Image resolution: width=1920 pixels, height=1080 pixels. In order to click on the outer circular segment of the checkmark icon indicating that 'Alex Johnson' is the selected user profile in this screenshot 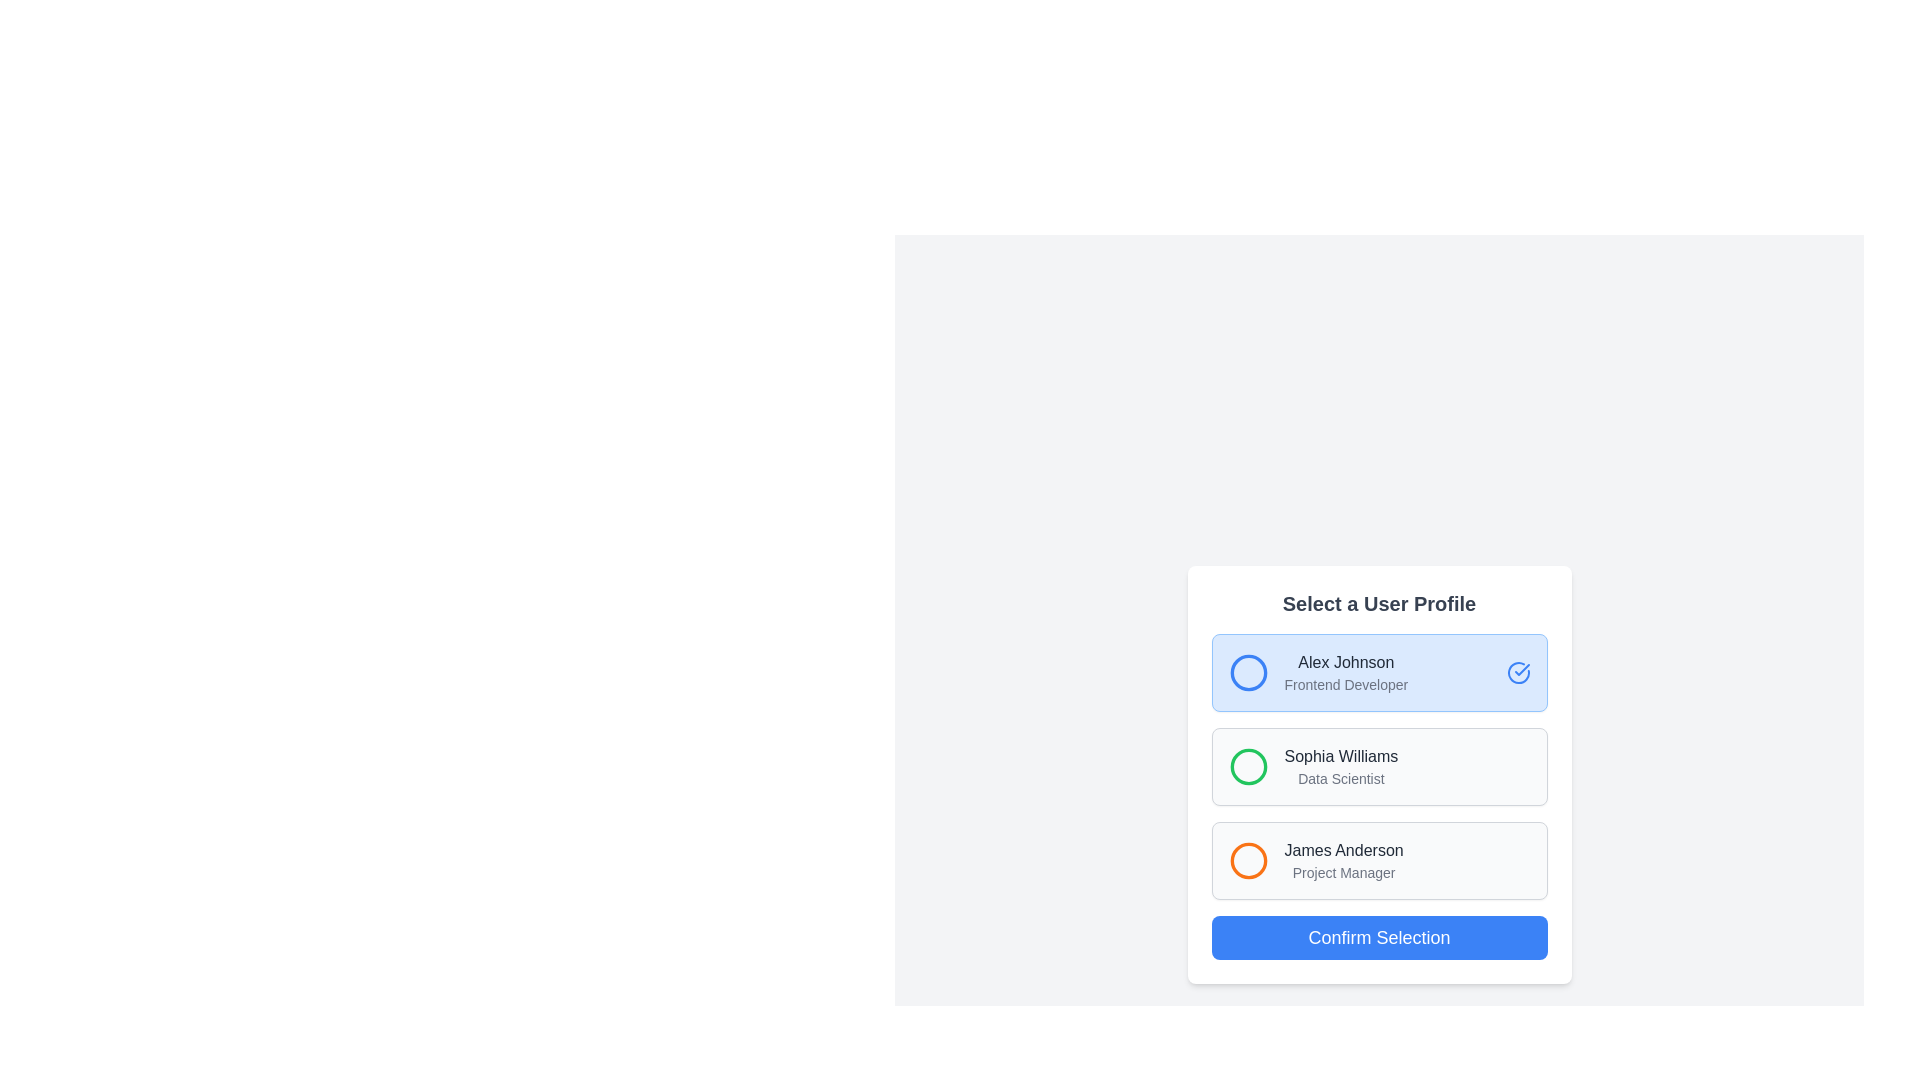, I will do `click(1518, 672)`.